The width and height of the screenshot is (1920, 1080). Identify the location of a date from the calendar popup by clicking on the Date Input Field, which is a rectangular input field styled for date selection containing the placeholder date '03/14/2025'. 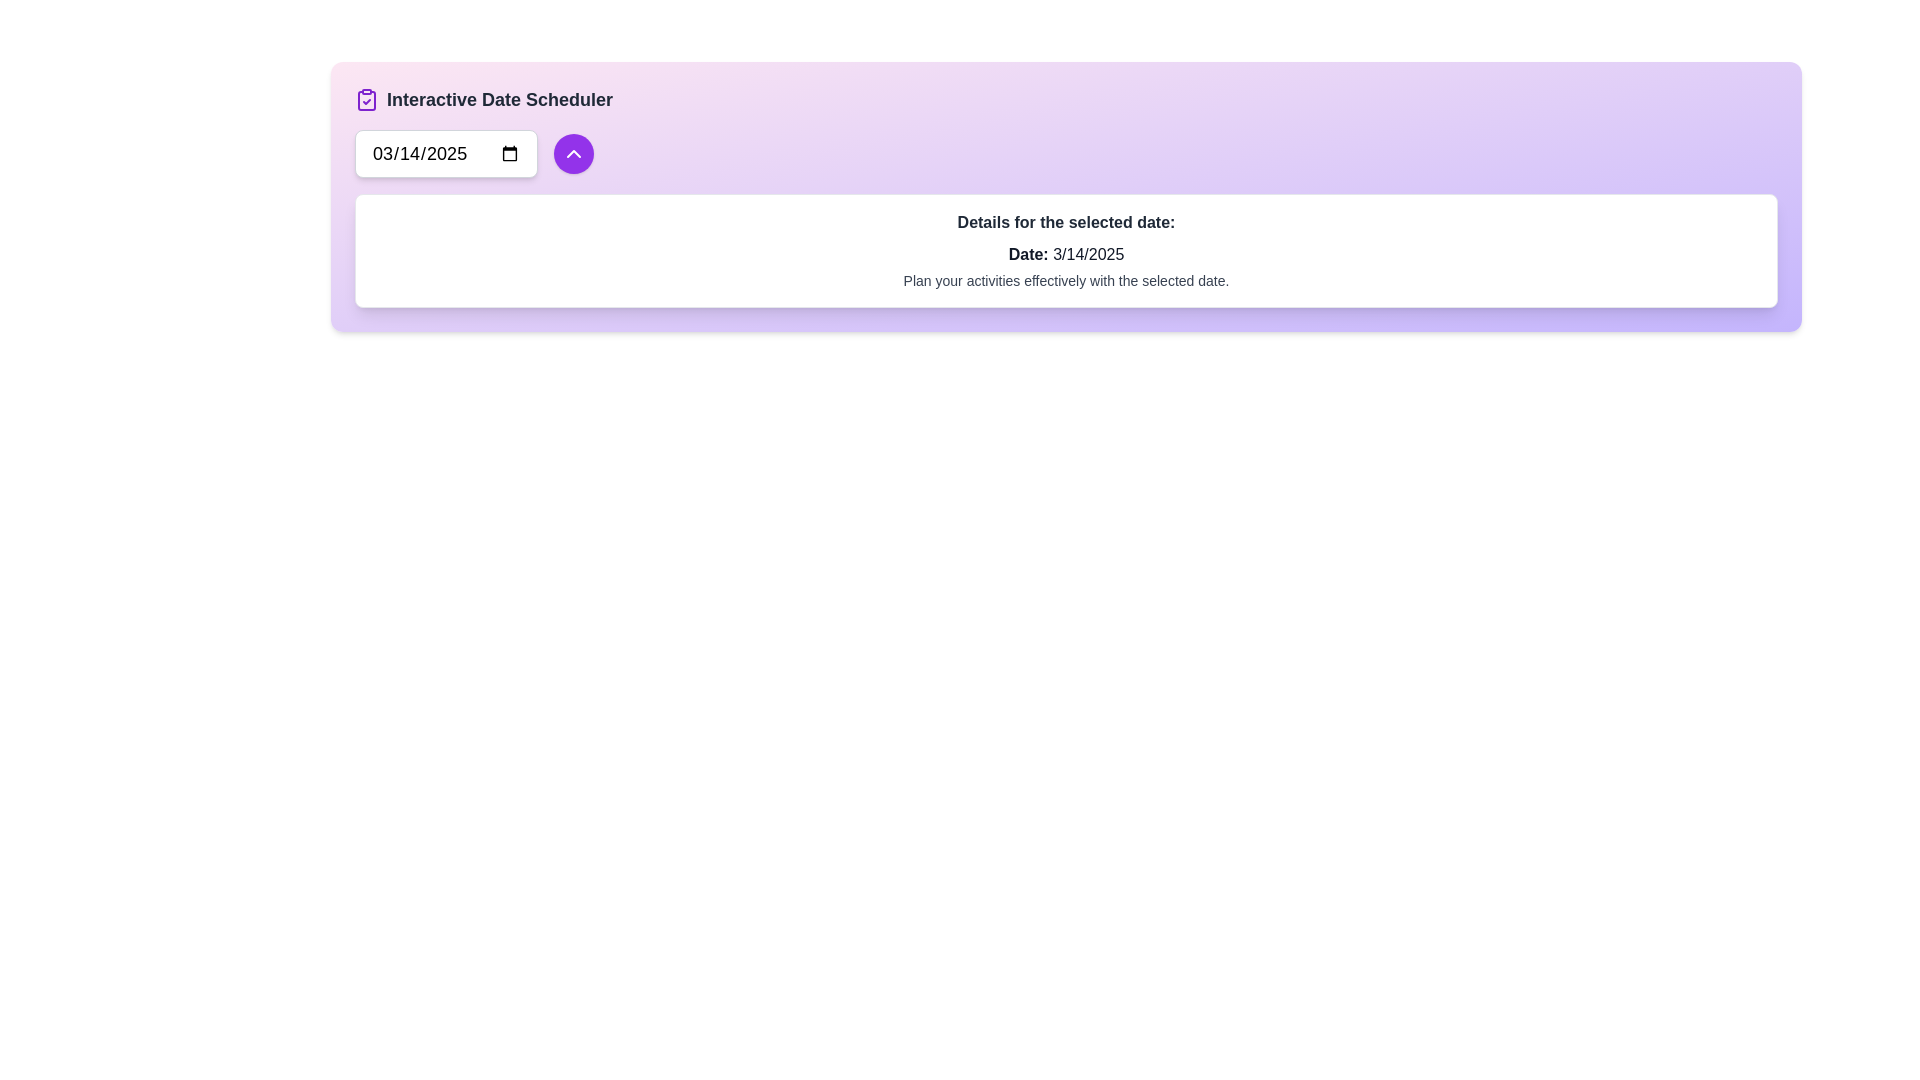
(445, 153).